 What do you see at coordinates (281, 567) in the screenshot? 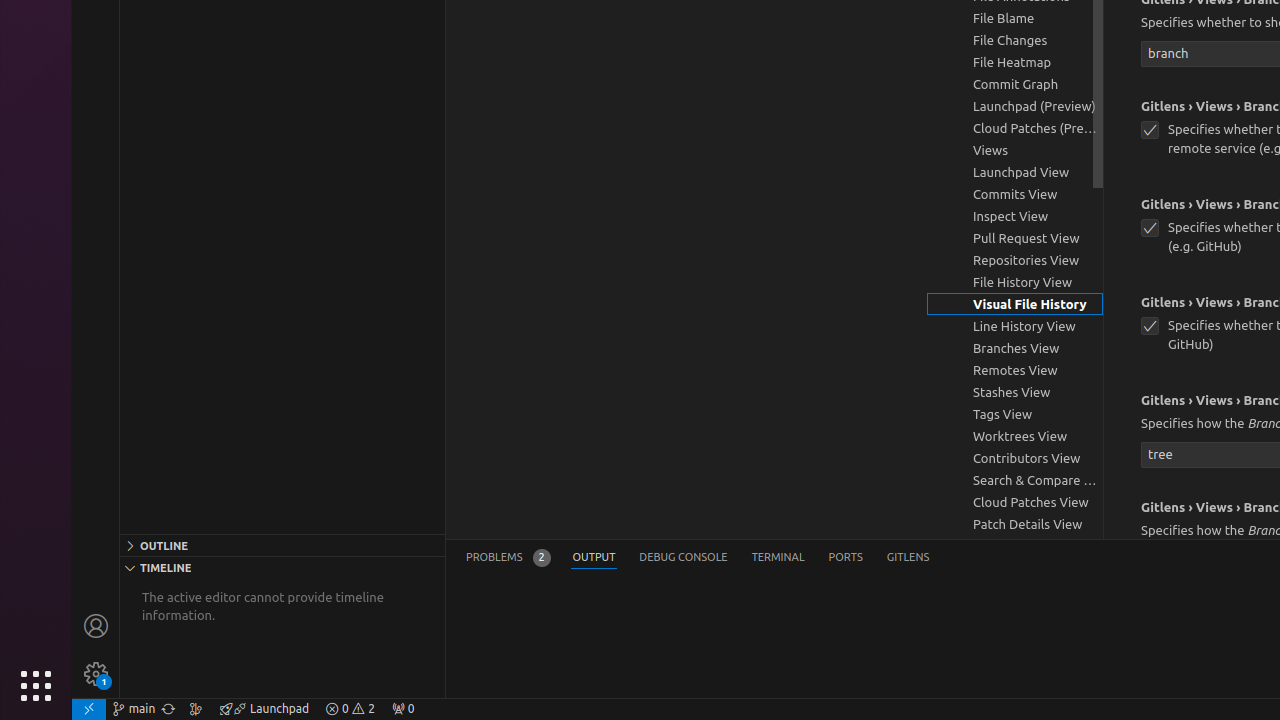
I see `'Timeline Section'` at bounding box center [281, 567].